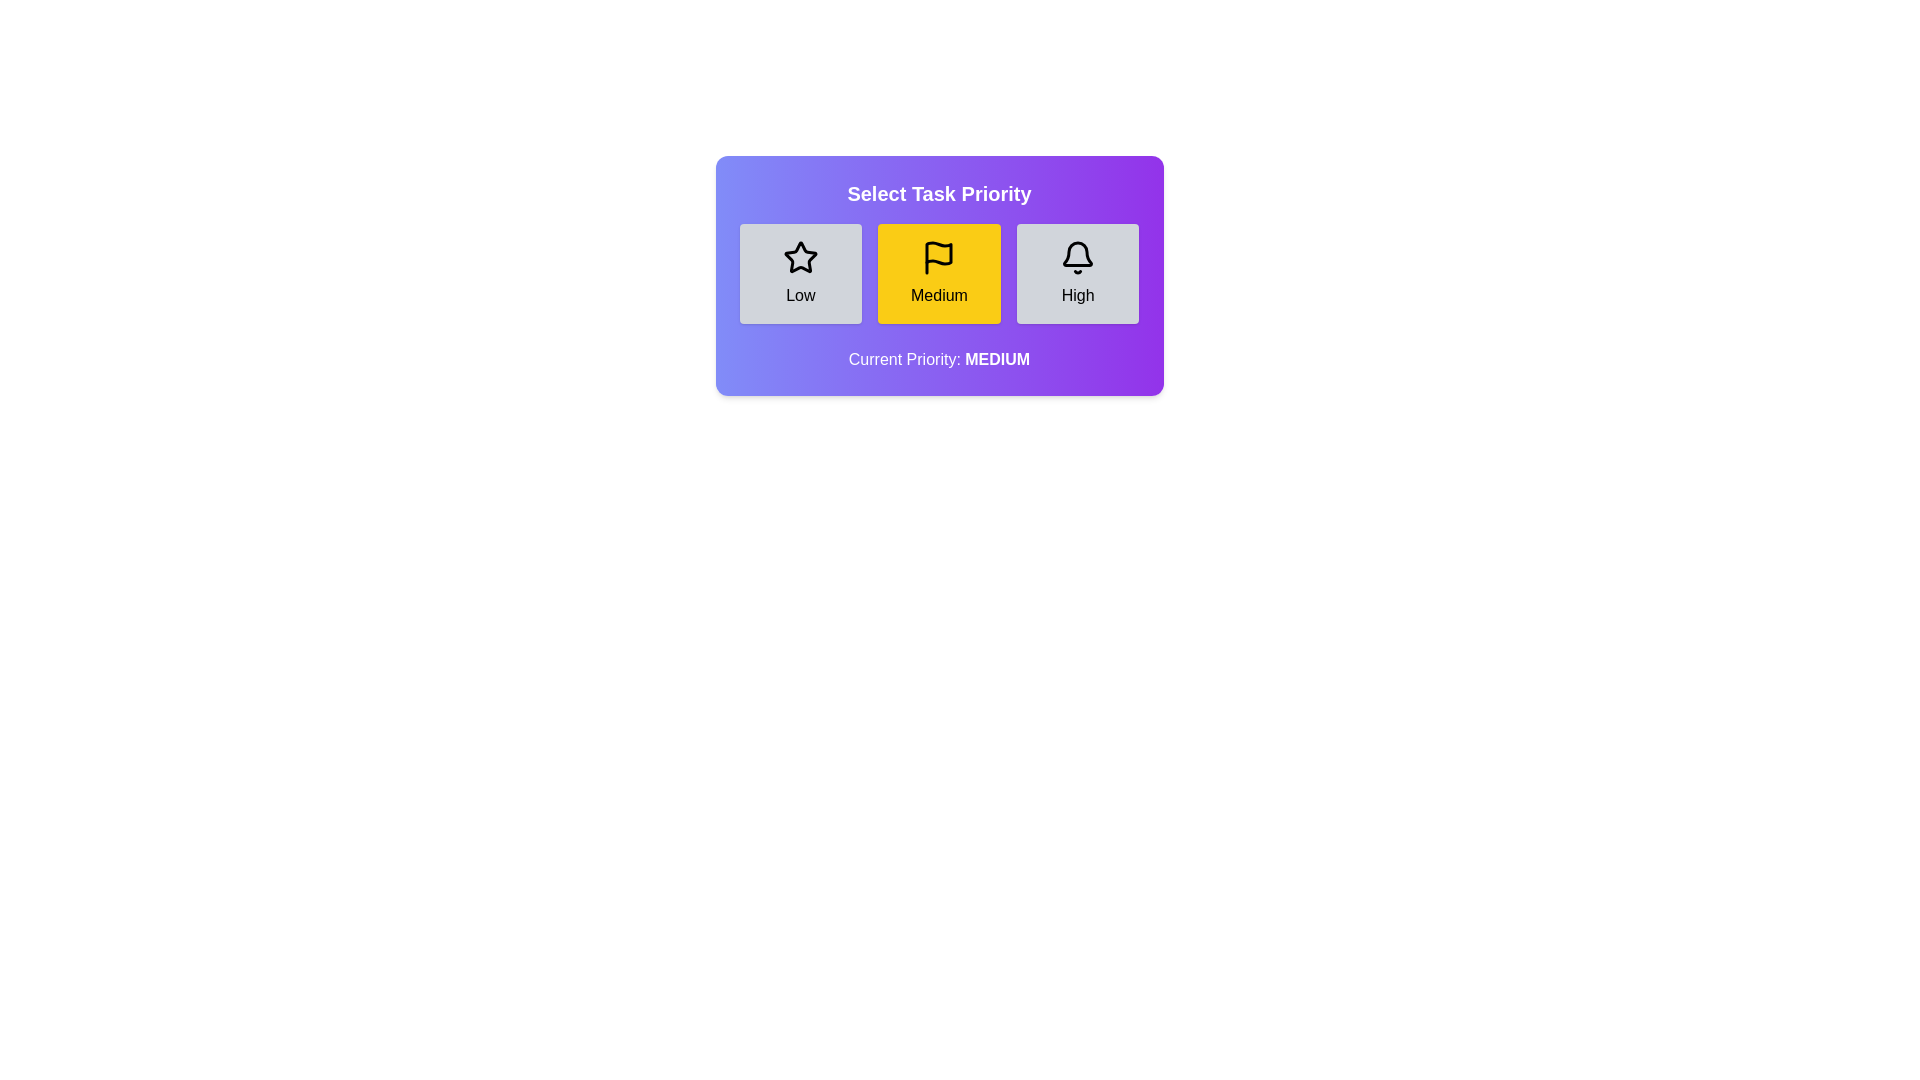  What do you see at coordinates (1077, 273) in the screenshot?
I see `the priority button labeled High to observe its hover effect` at bounding box center [1077, 273].